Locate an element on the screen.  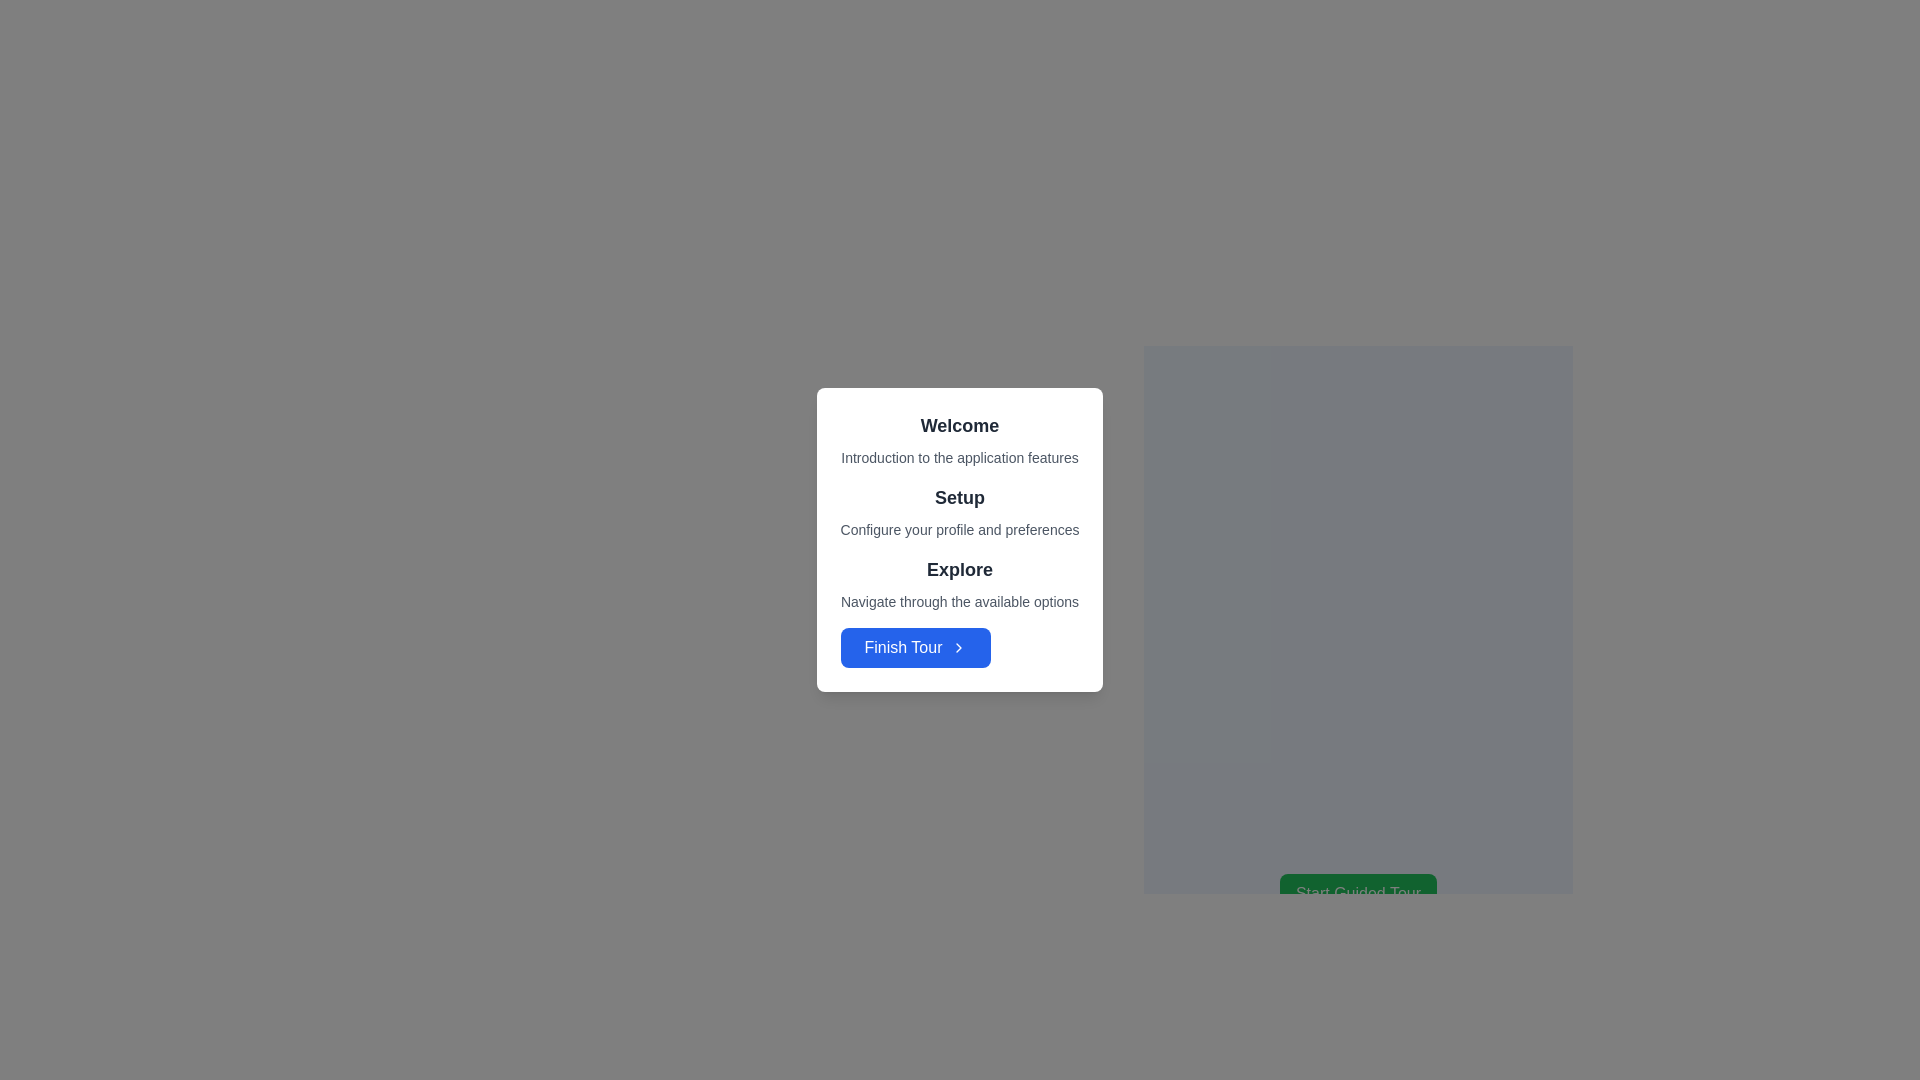
the final button in the vertically arranged group within the card layout is located at coordinates (914, 648).